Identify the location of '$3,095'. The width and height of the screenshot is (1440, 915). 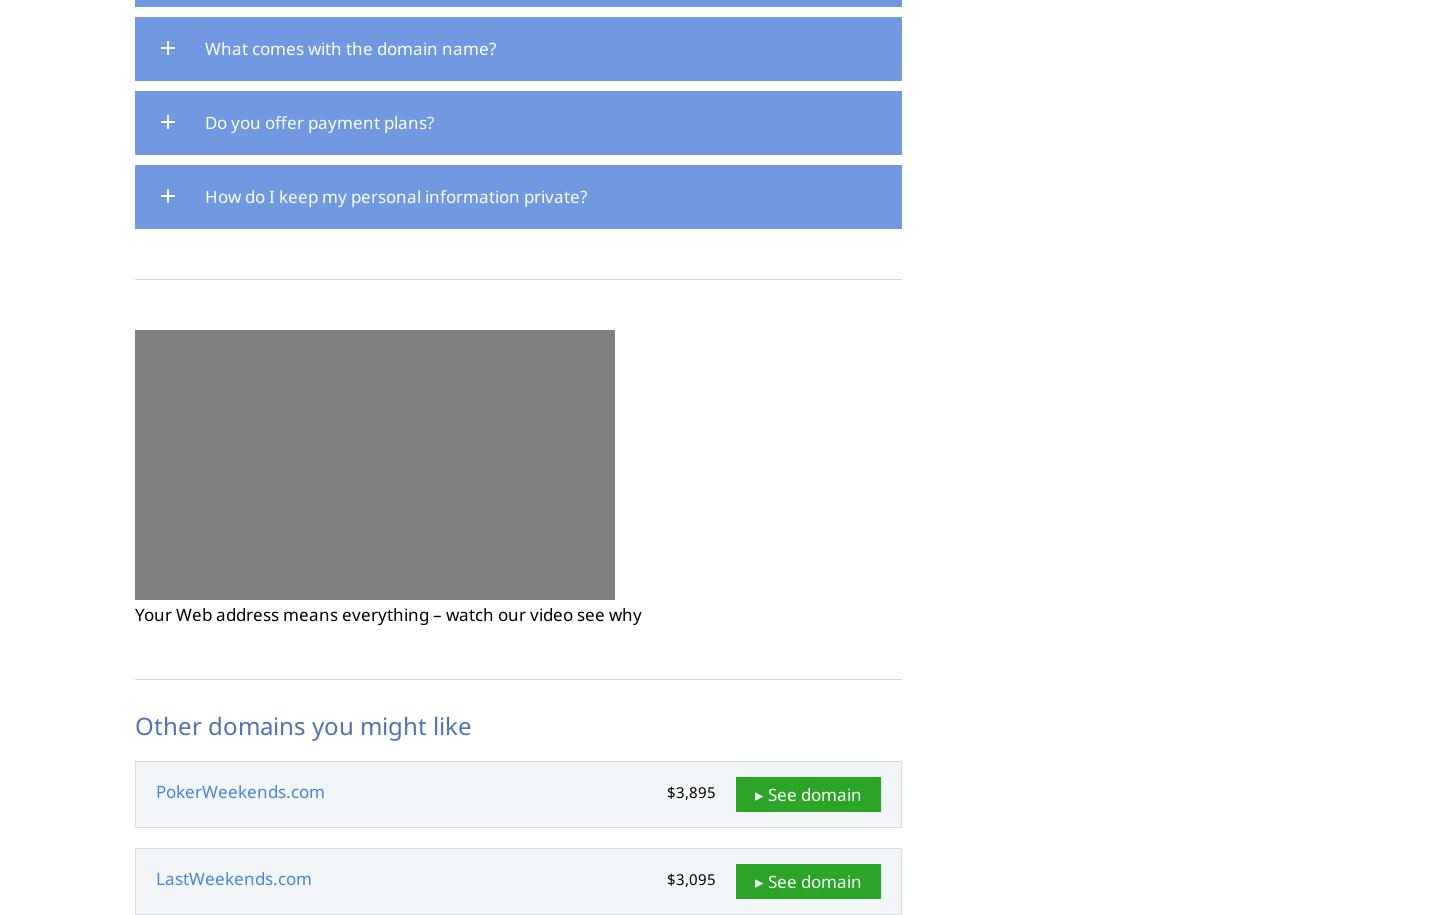
(691, 878).